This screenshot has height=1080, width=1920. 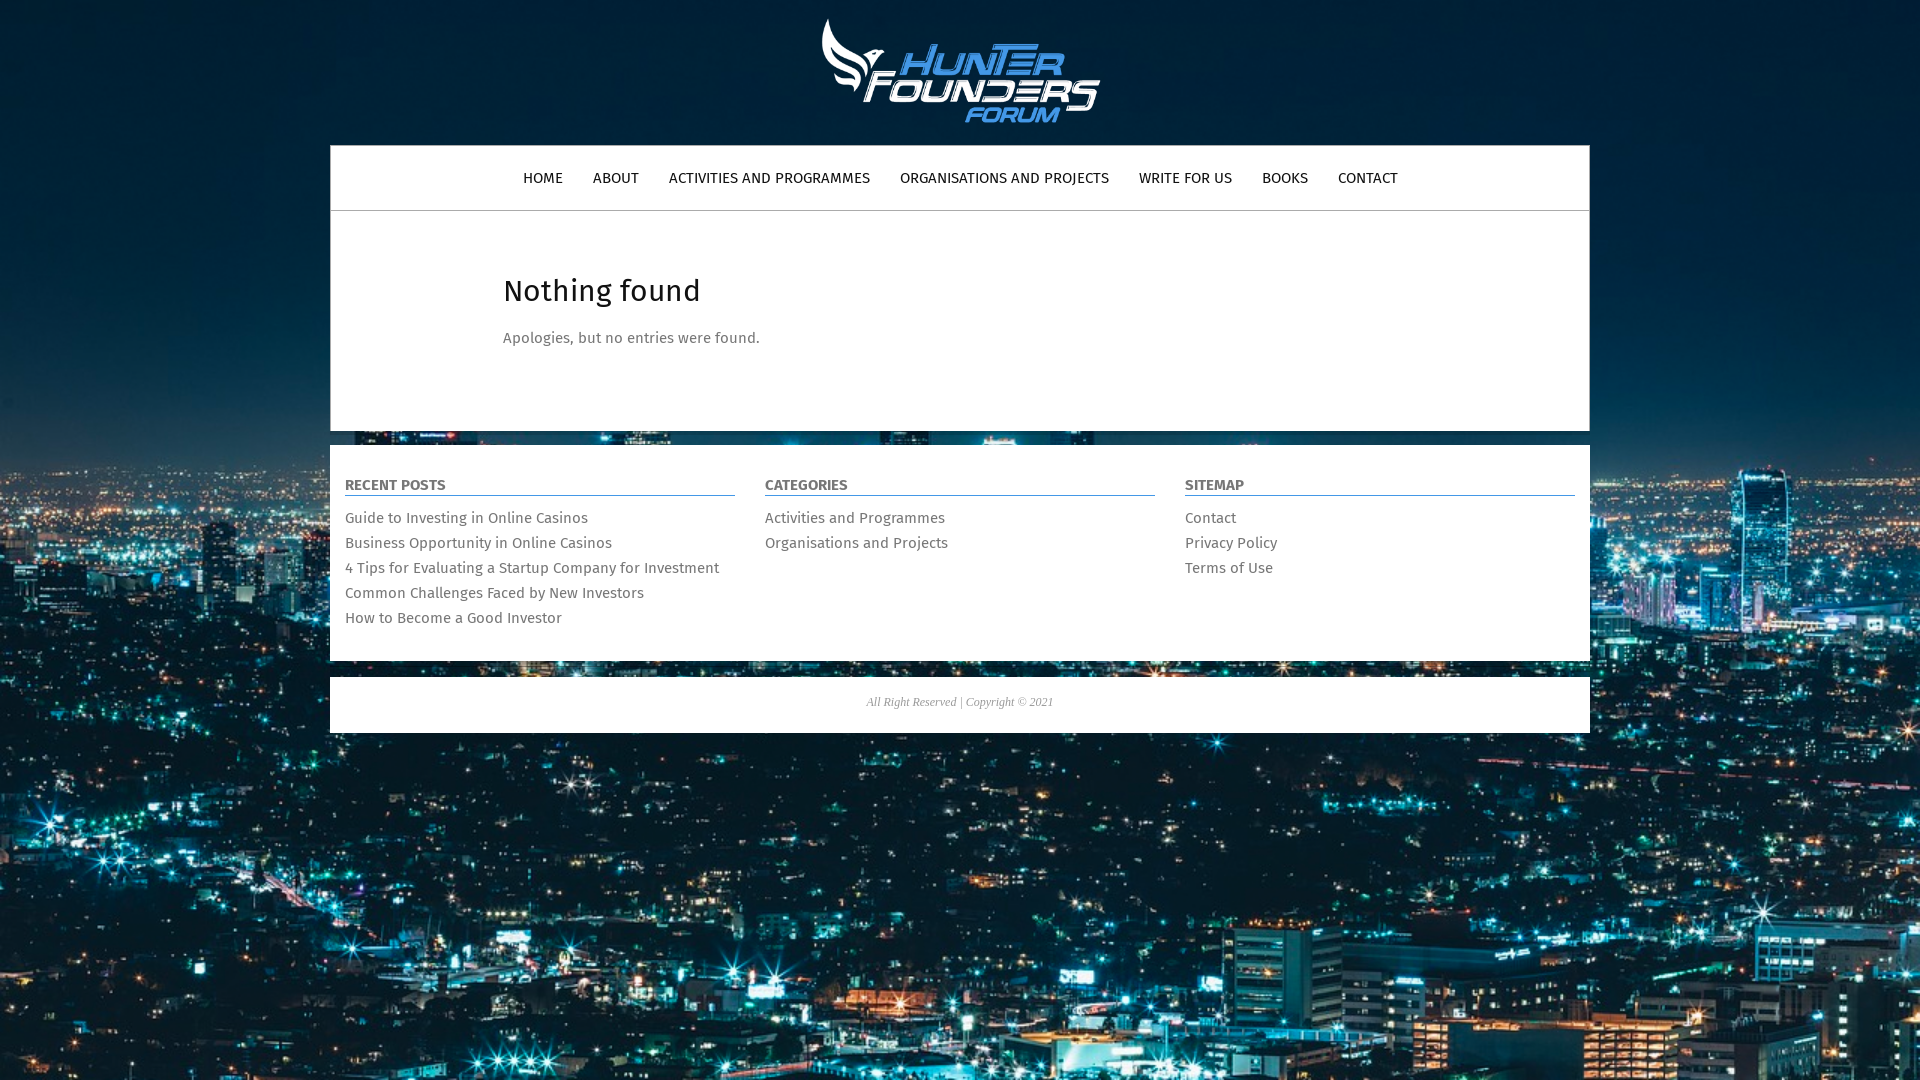 What do you see at coordinates (614, 176) in the screenshot?
I see `'ABOUT'` at bounding box center [614, 176].